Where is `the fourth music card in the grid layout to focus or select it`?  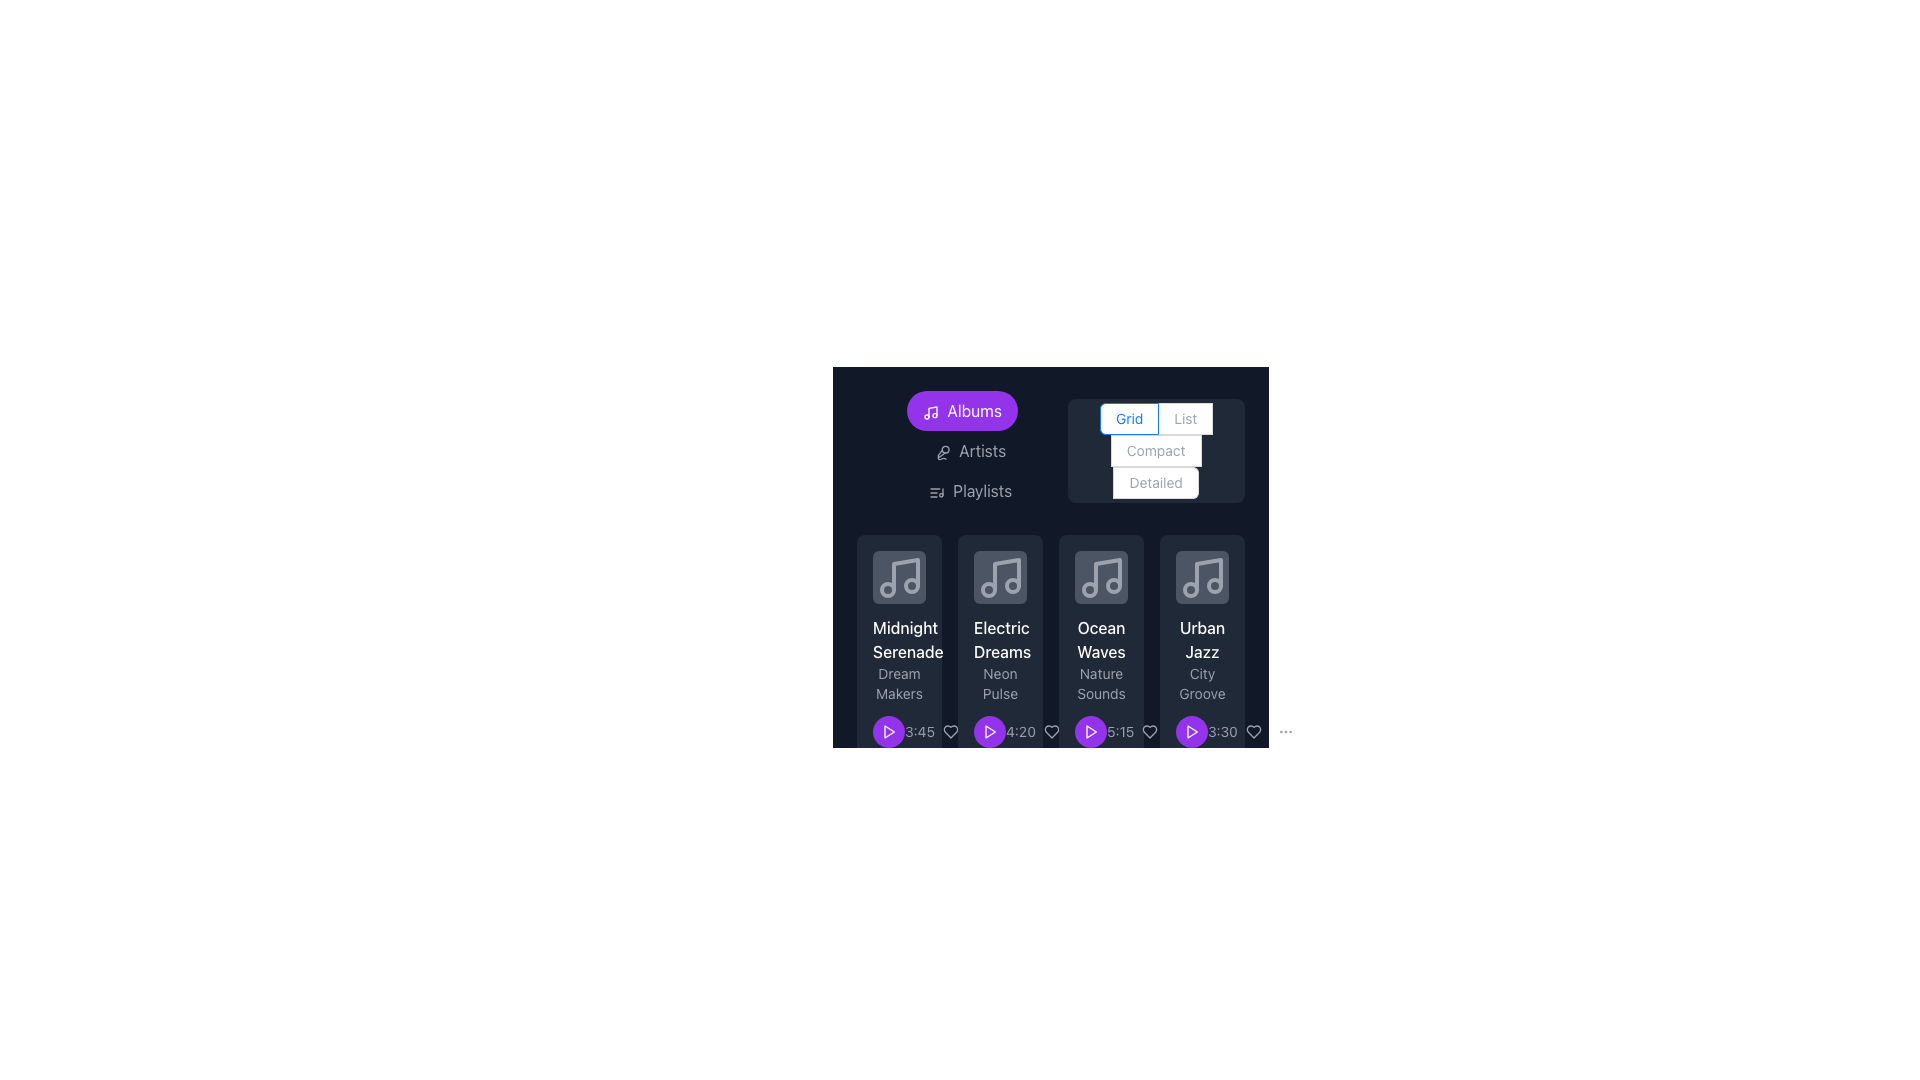
the fourth music card in the grid layout to focus or select it is located at coordinates (1201, 649).